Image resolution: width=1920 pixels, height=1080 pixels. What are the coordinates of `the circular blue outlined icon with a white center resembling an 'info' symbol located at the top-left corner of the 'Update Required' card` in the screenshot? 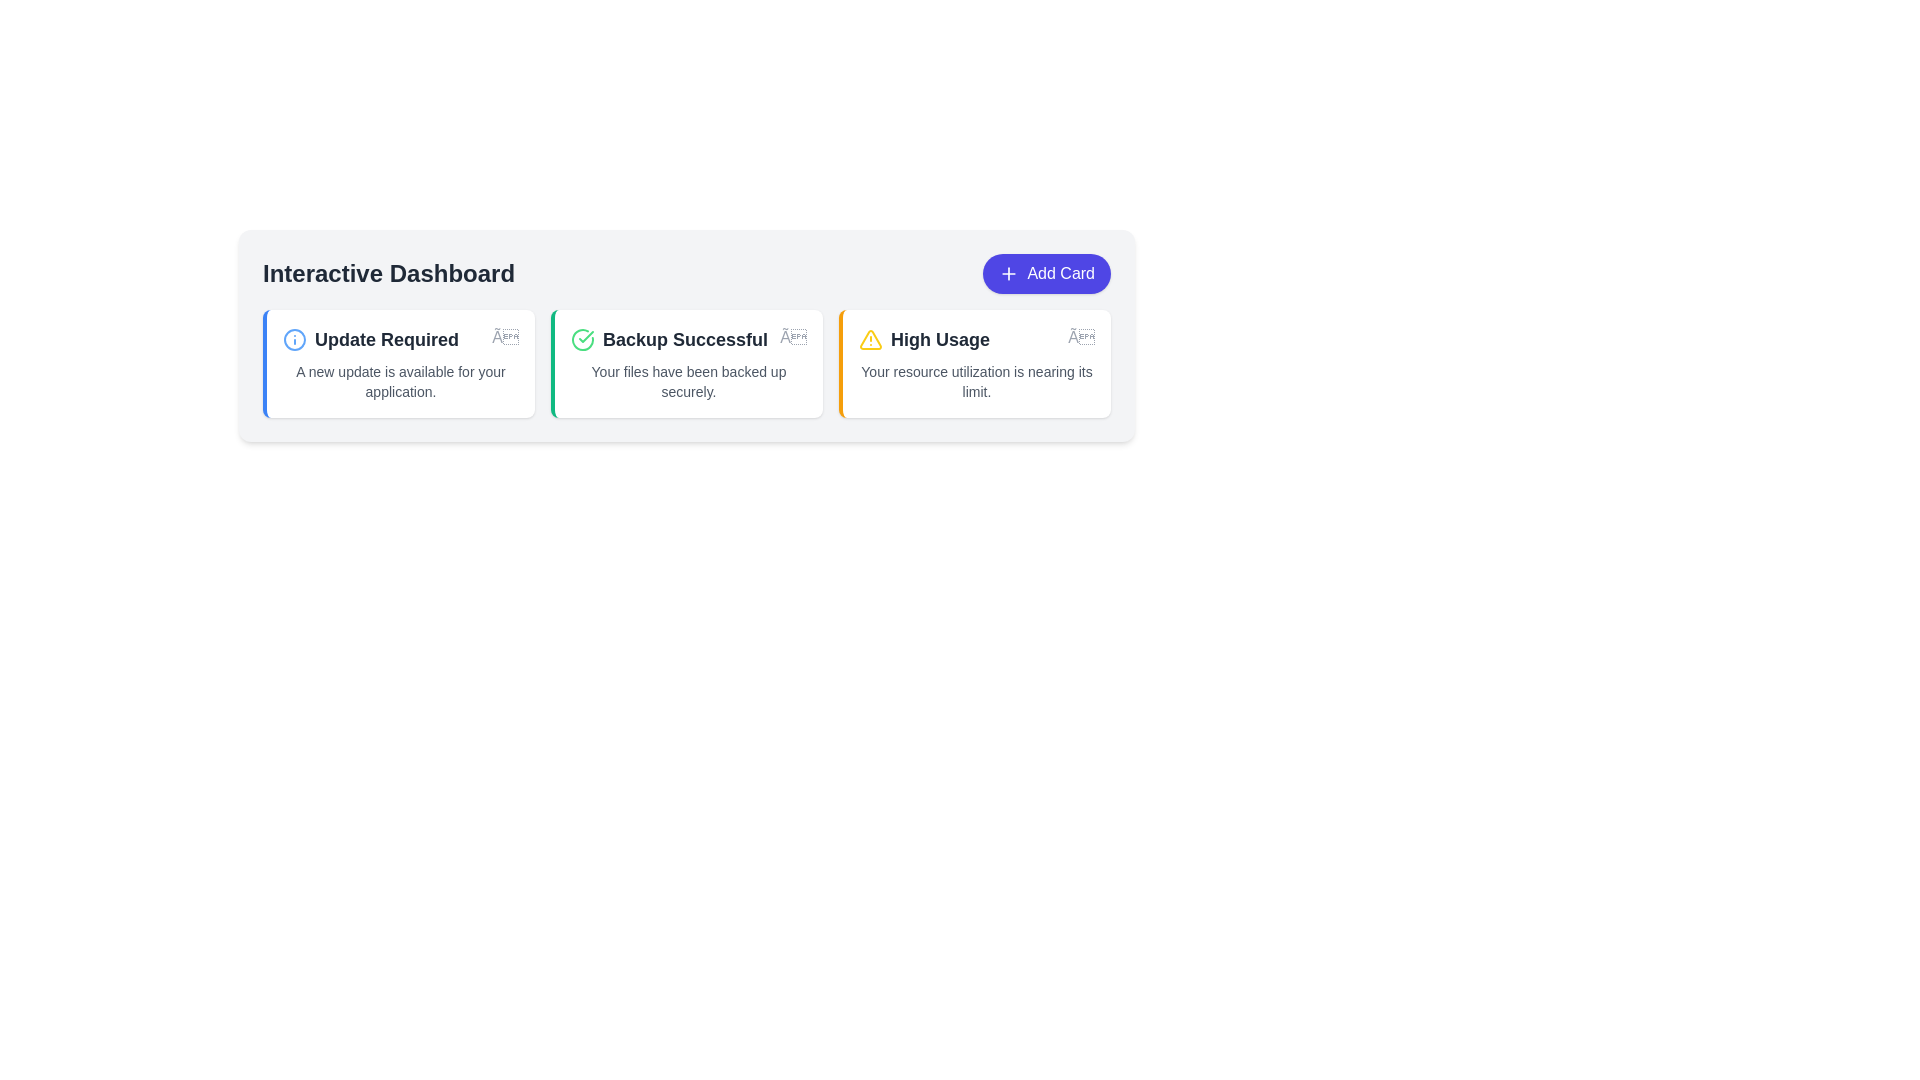 It's located at (293, 338).